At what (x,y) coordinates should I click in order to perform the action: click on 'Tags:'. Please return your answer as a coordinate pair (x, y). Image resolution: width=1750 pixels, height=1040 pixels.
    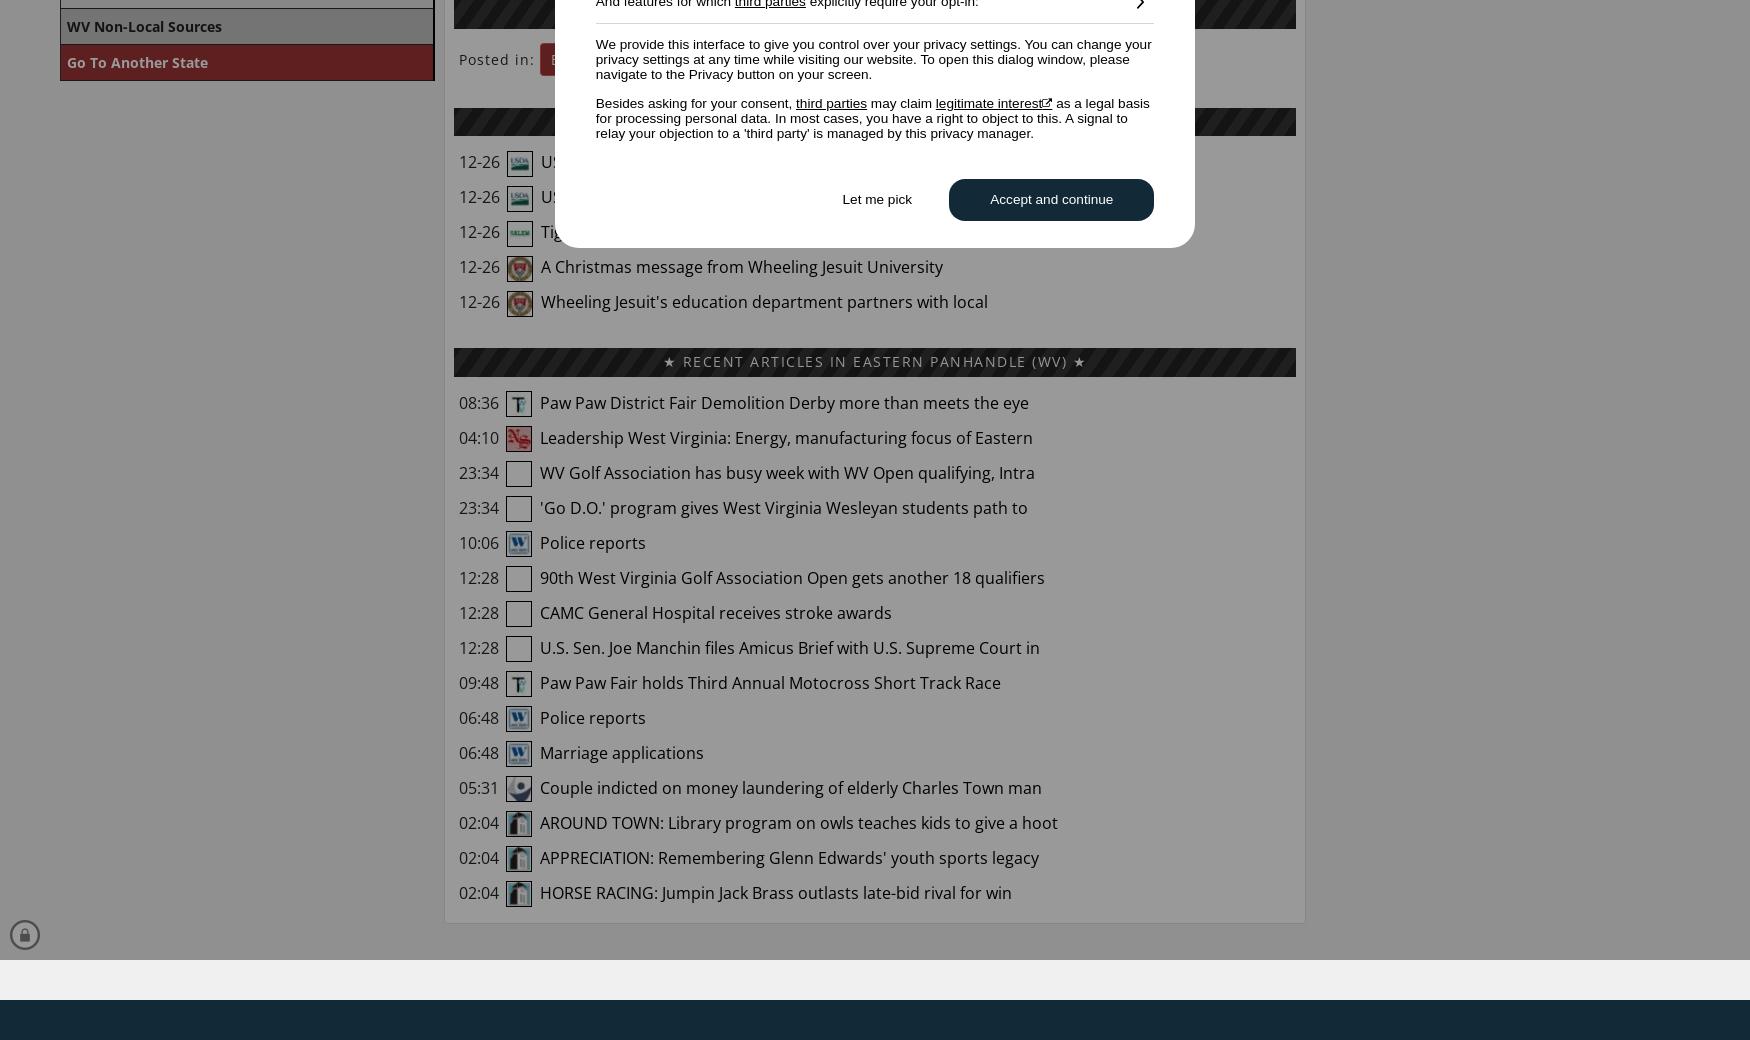
    Looking at the image, I should click on (918, 58).